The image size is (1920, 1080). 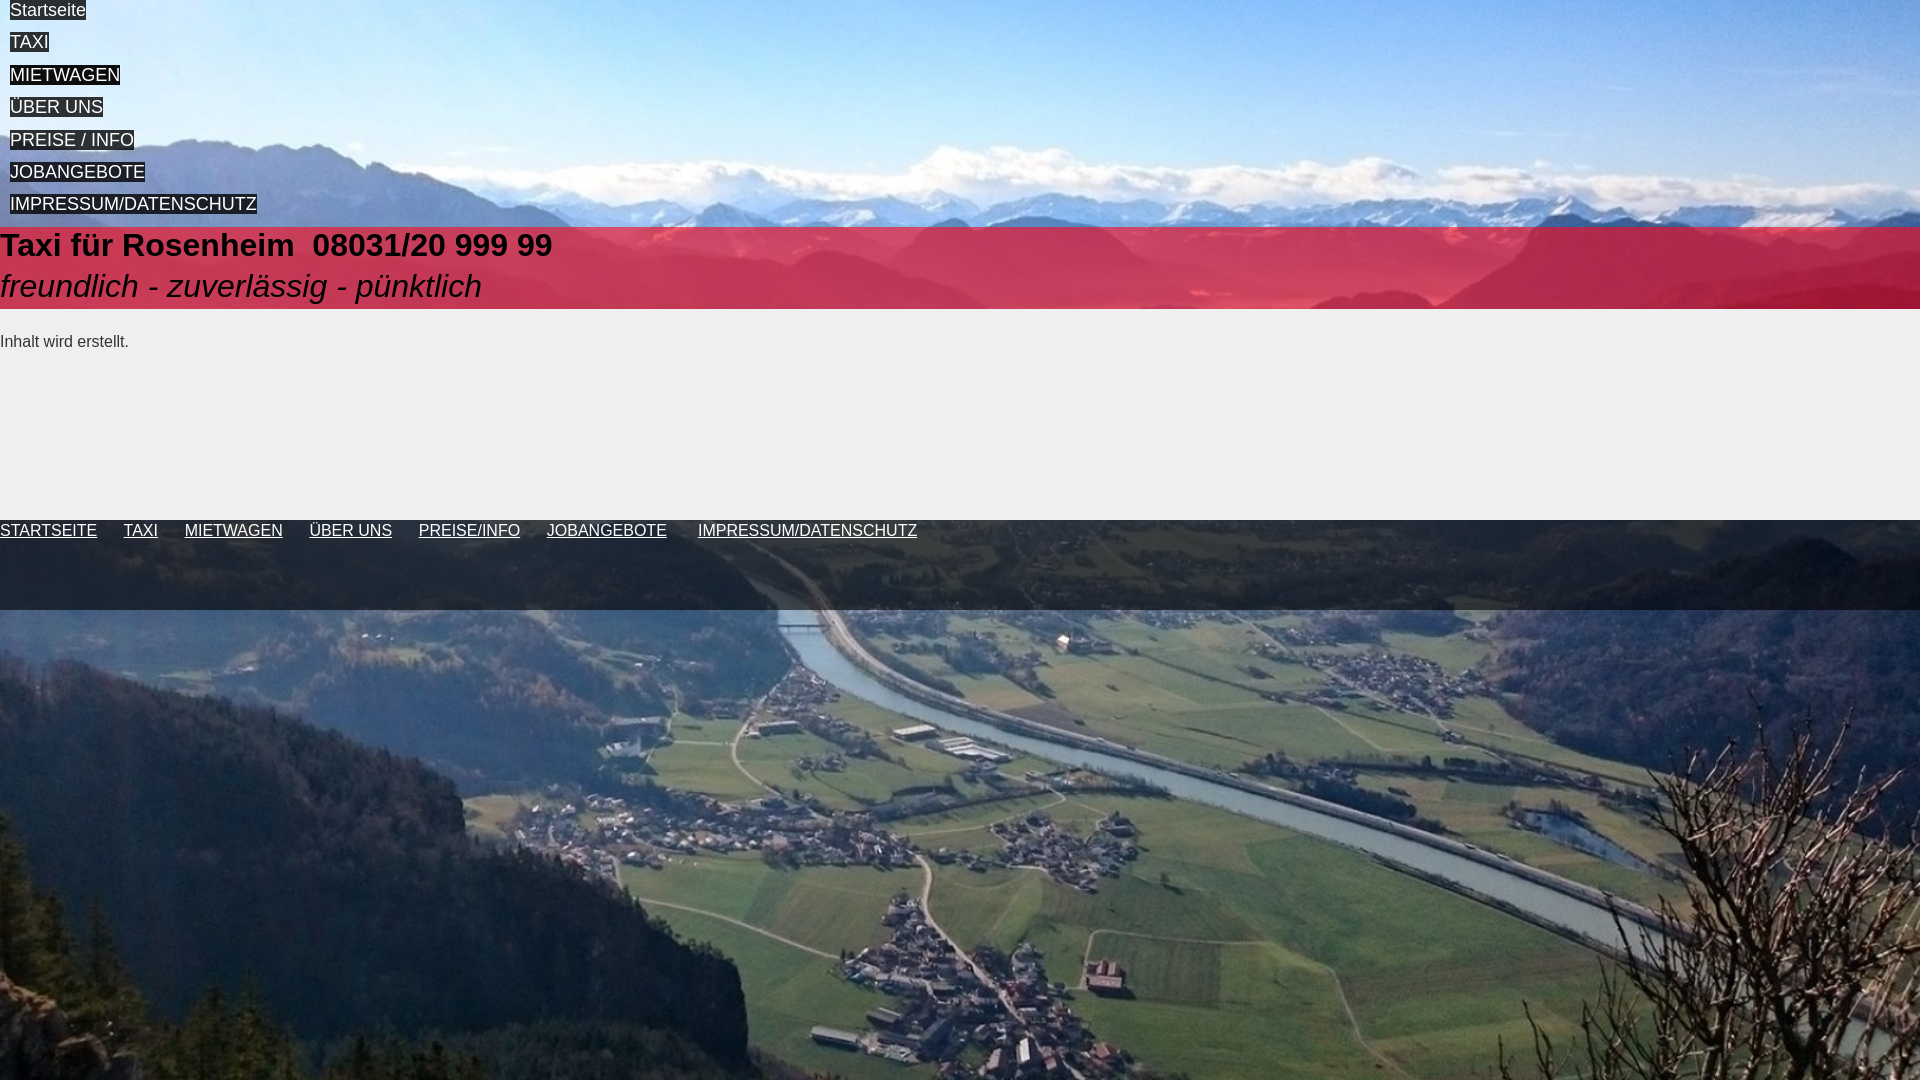 I want to click on 'MIETWAGEN', so click(x=65, y=73).